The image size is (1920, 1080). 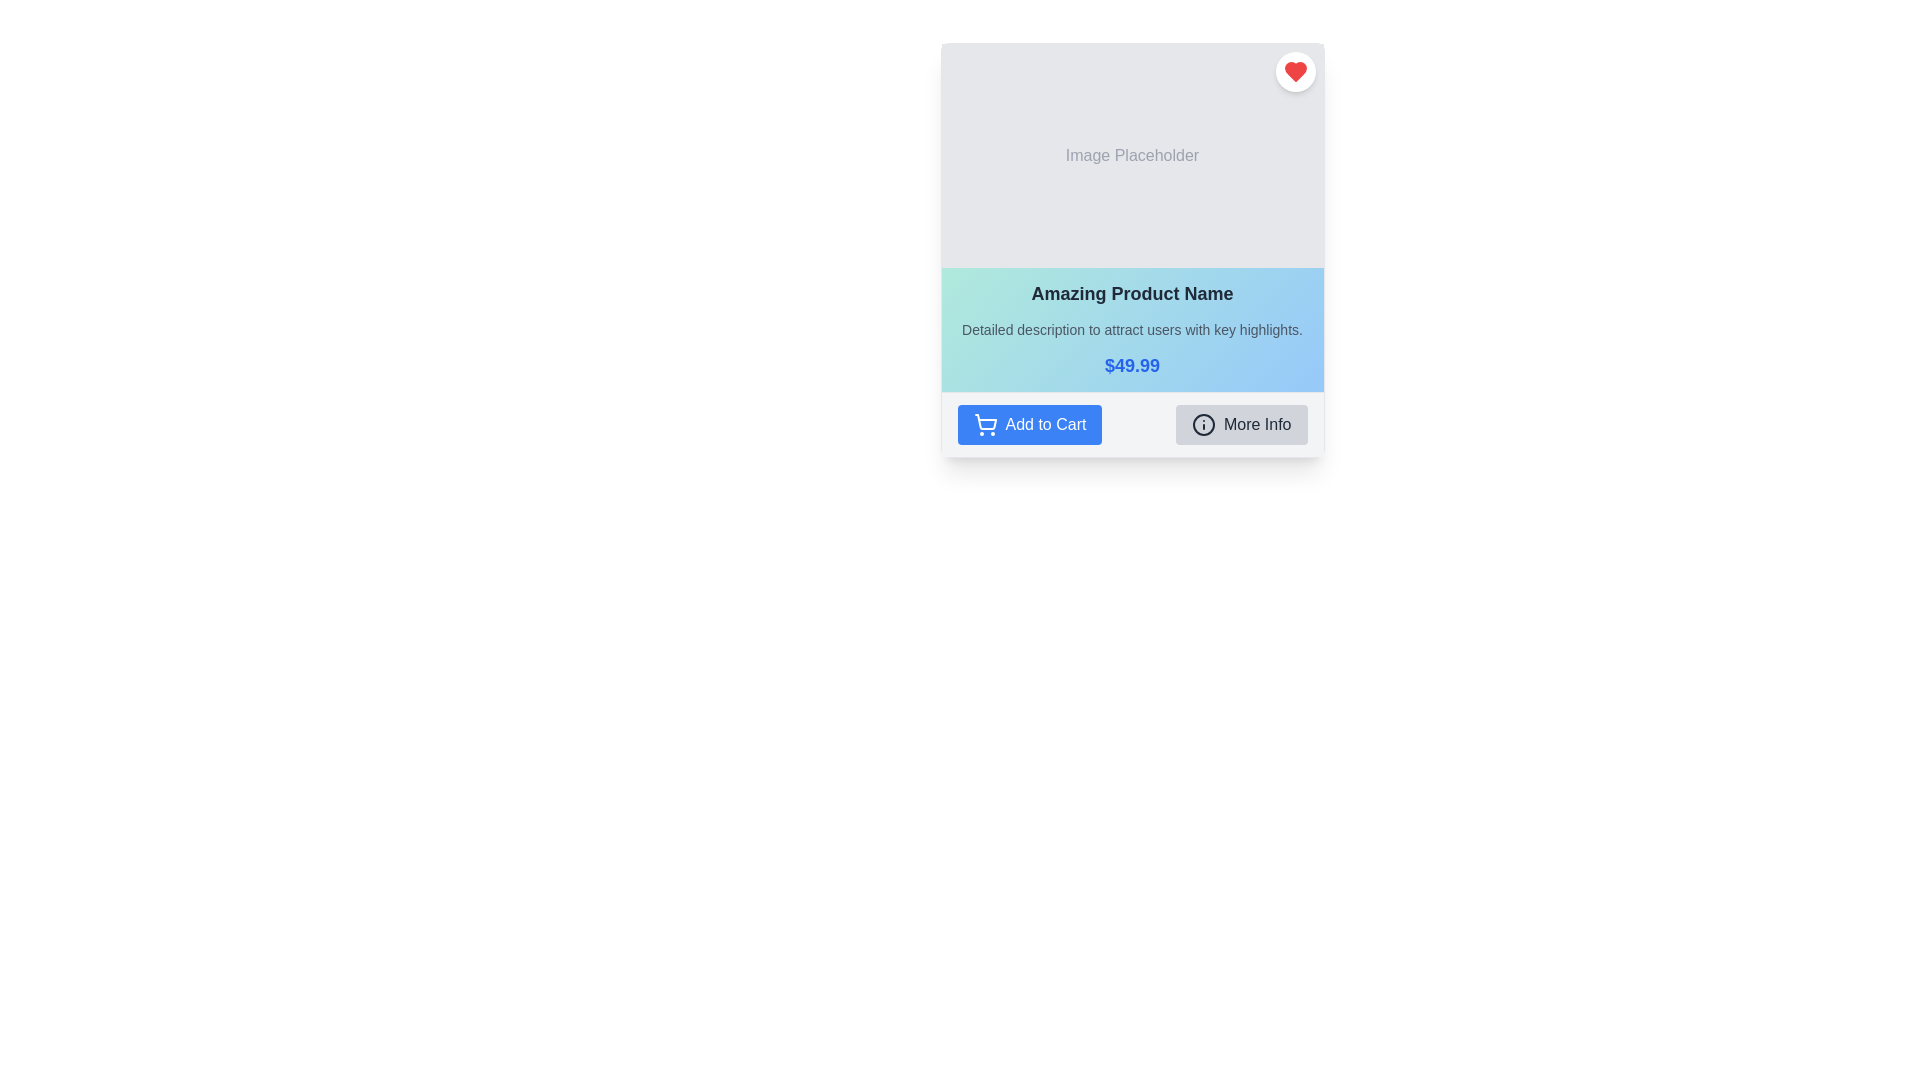 I want to click on the 'Image Placeholder' element, which is a rectangular section with a light gray background and centered text, positioned at the top of a card layout, so click(x=1132, y=154).